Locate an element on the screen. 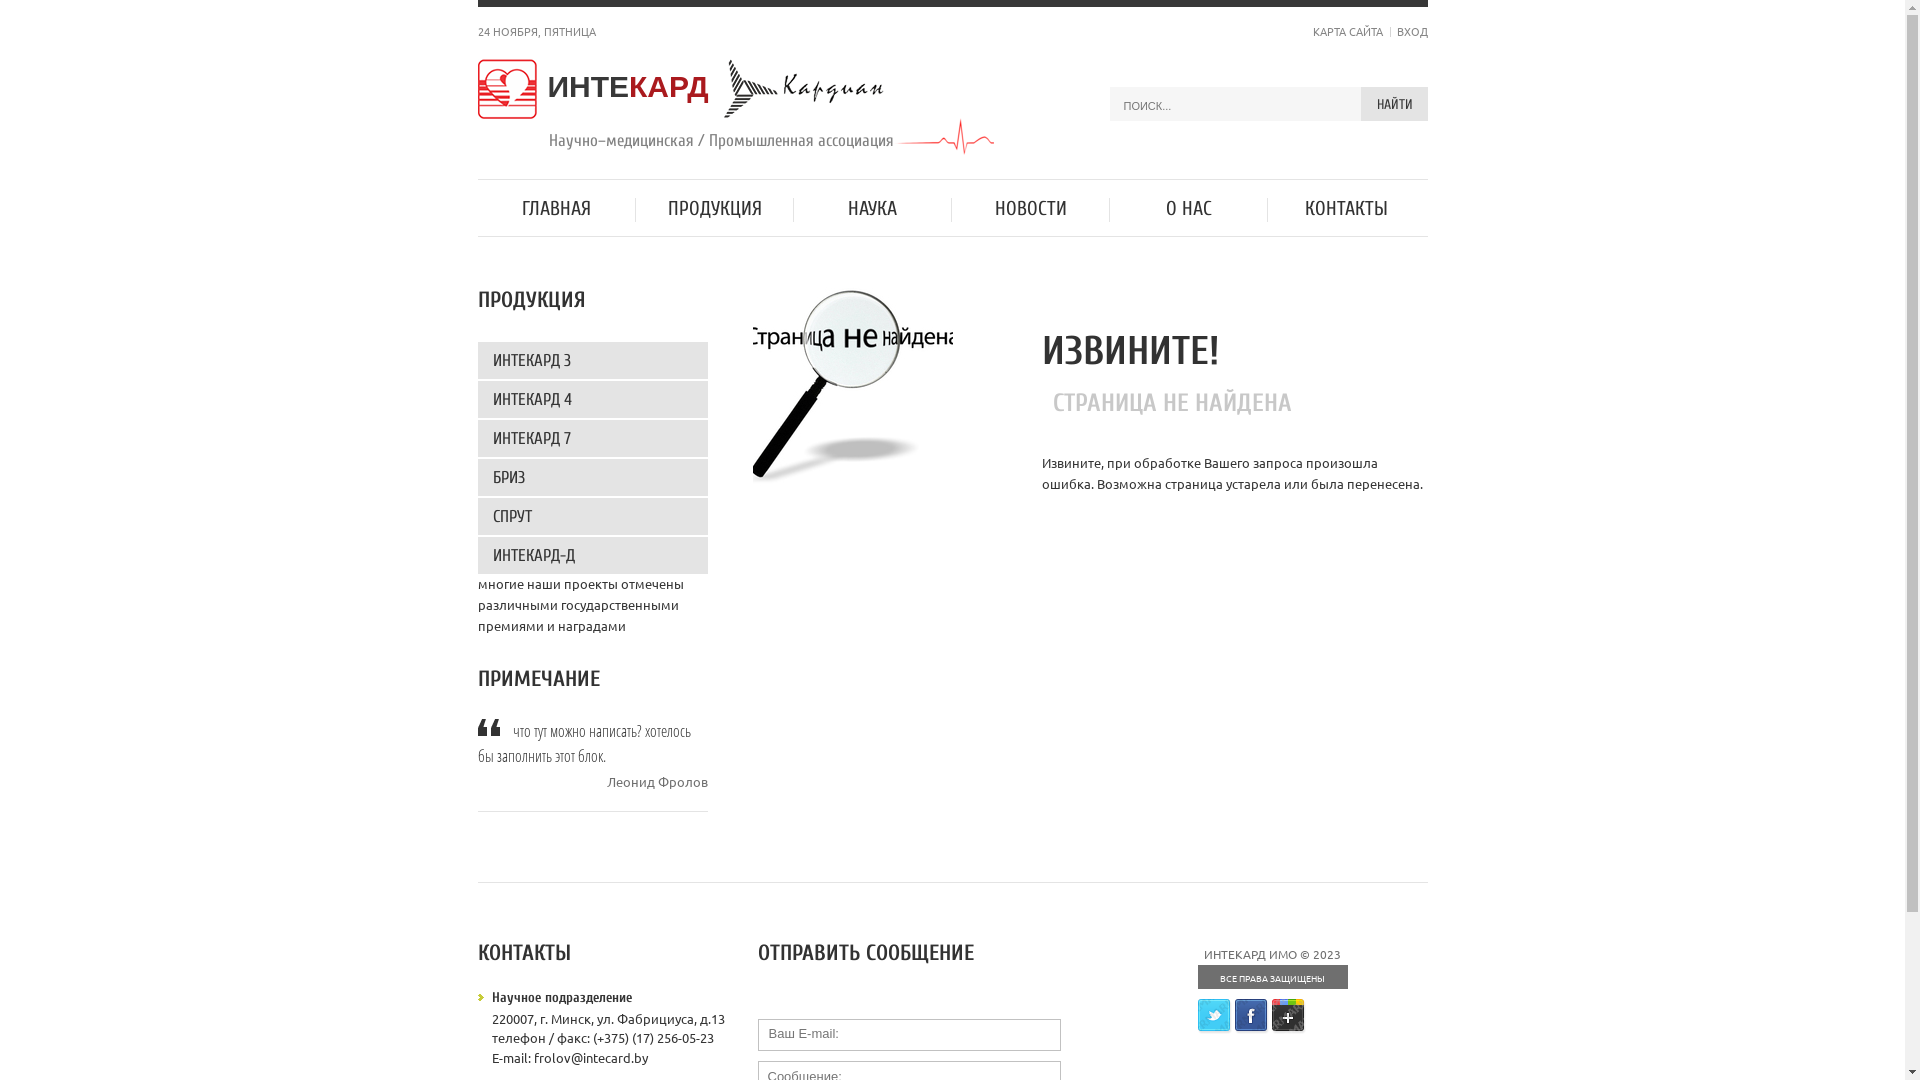  'Facebook' is located at coordinates (1250, 1009).